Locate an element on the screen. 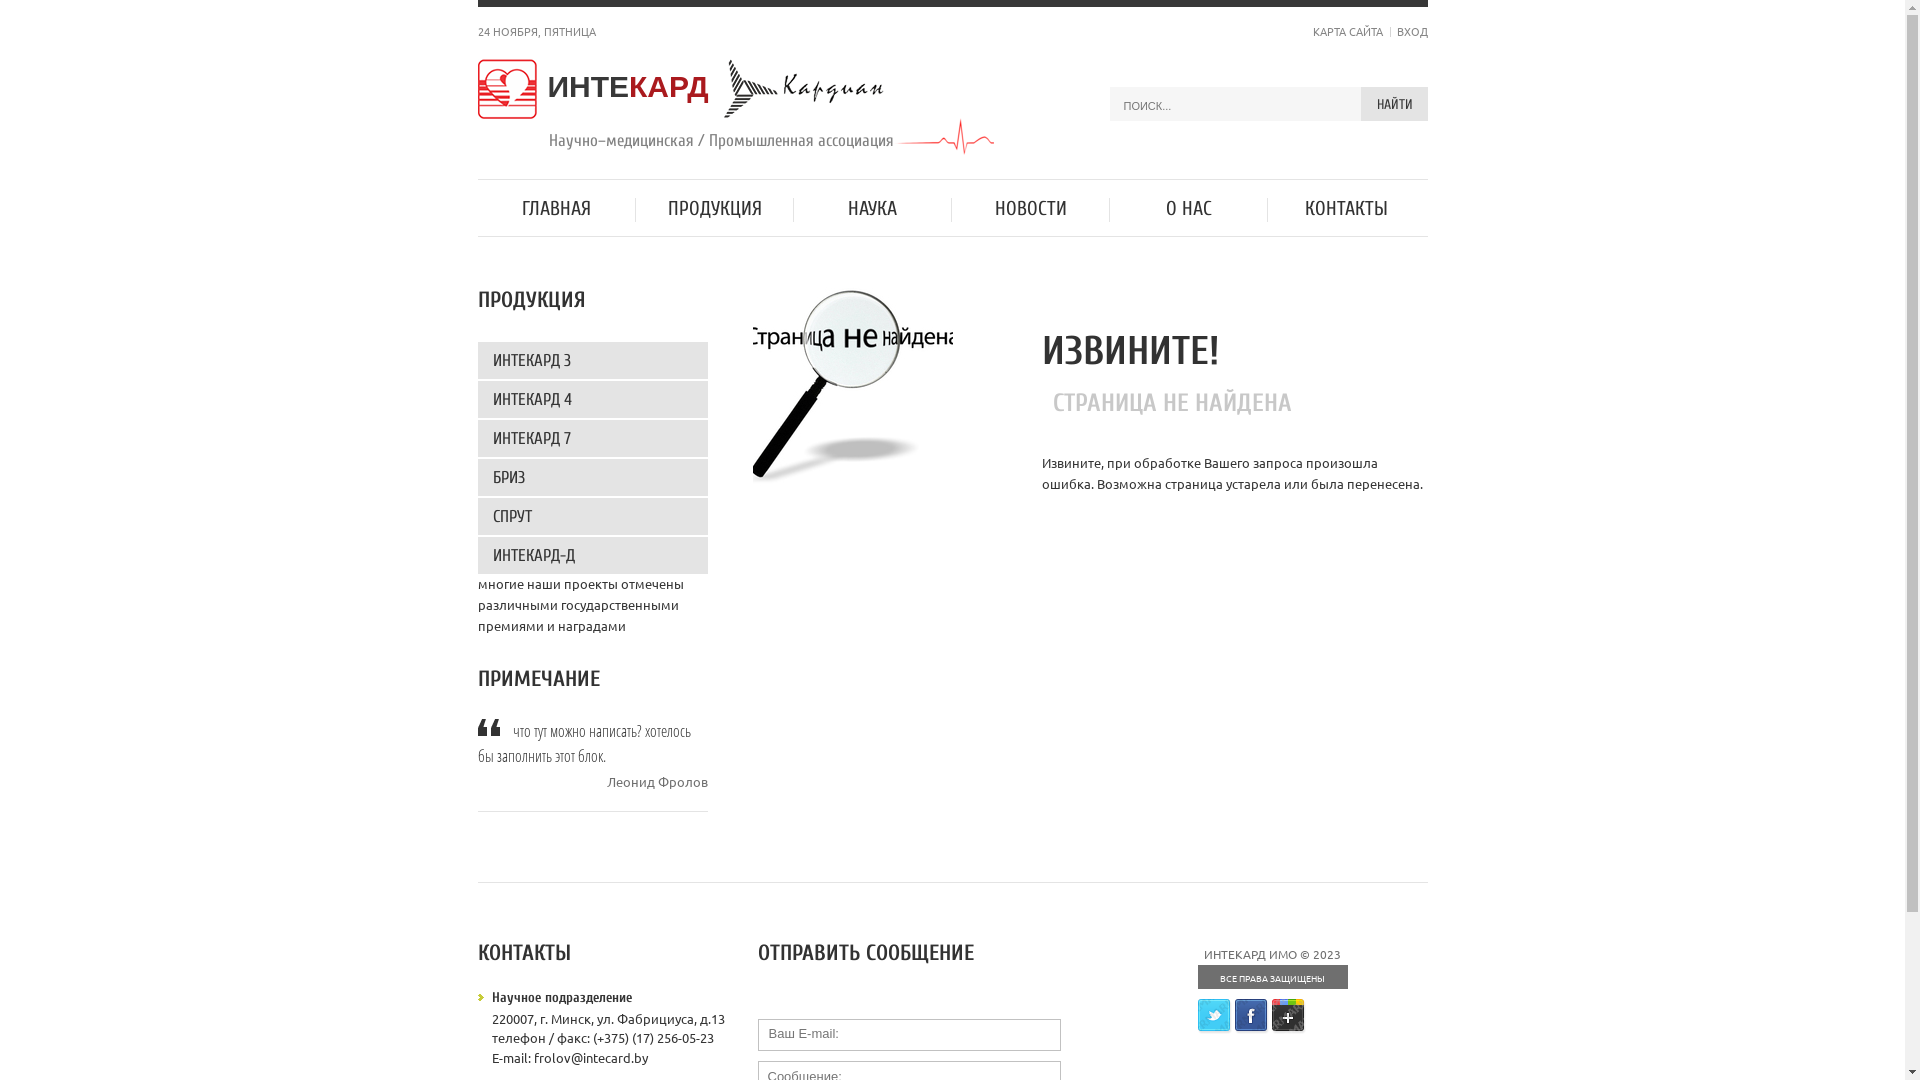  'Facebook' is located at coordinates (1250, 1009).